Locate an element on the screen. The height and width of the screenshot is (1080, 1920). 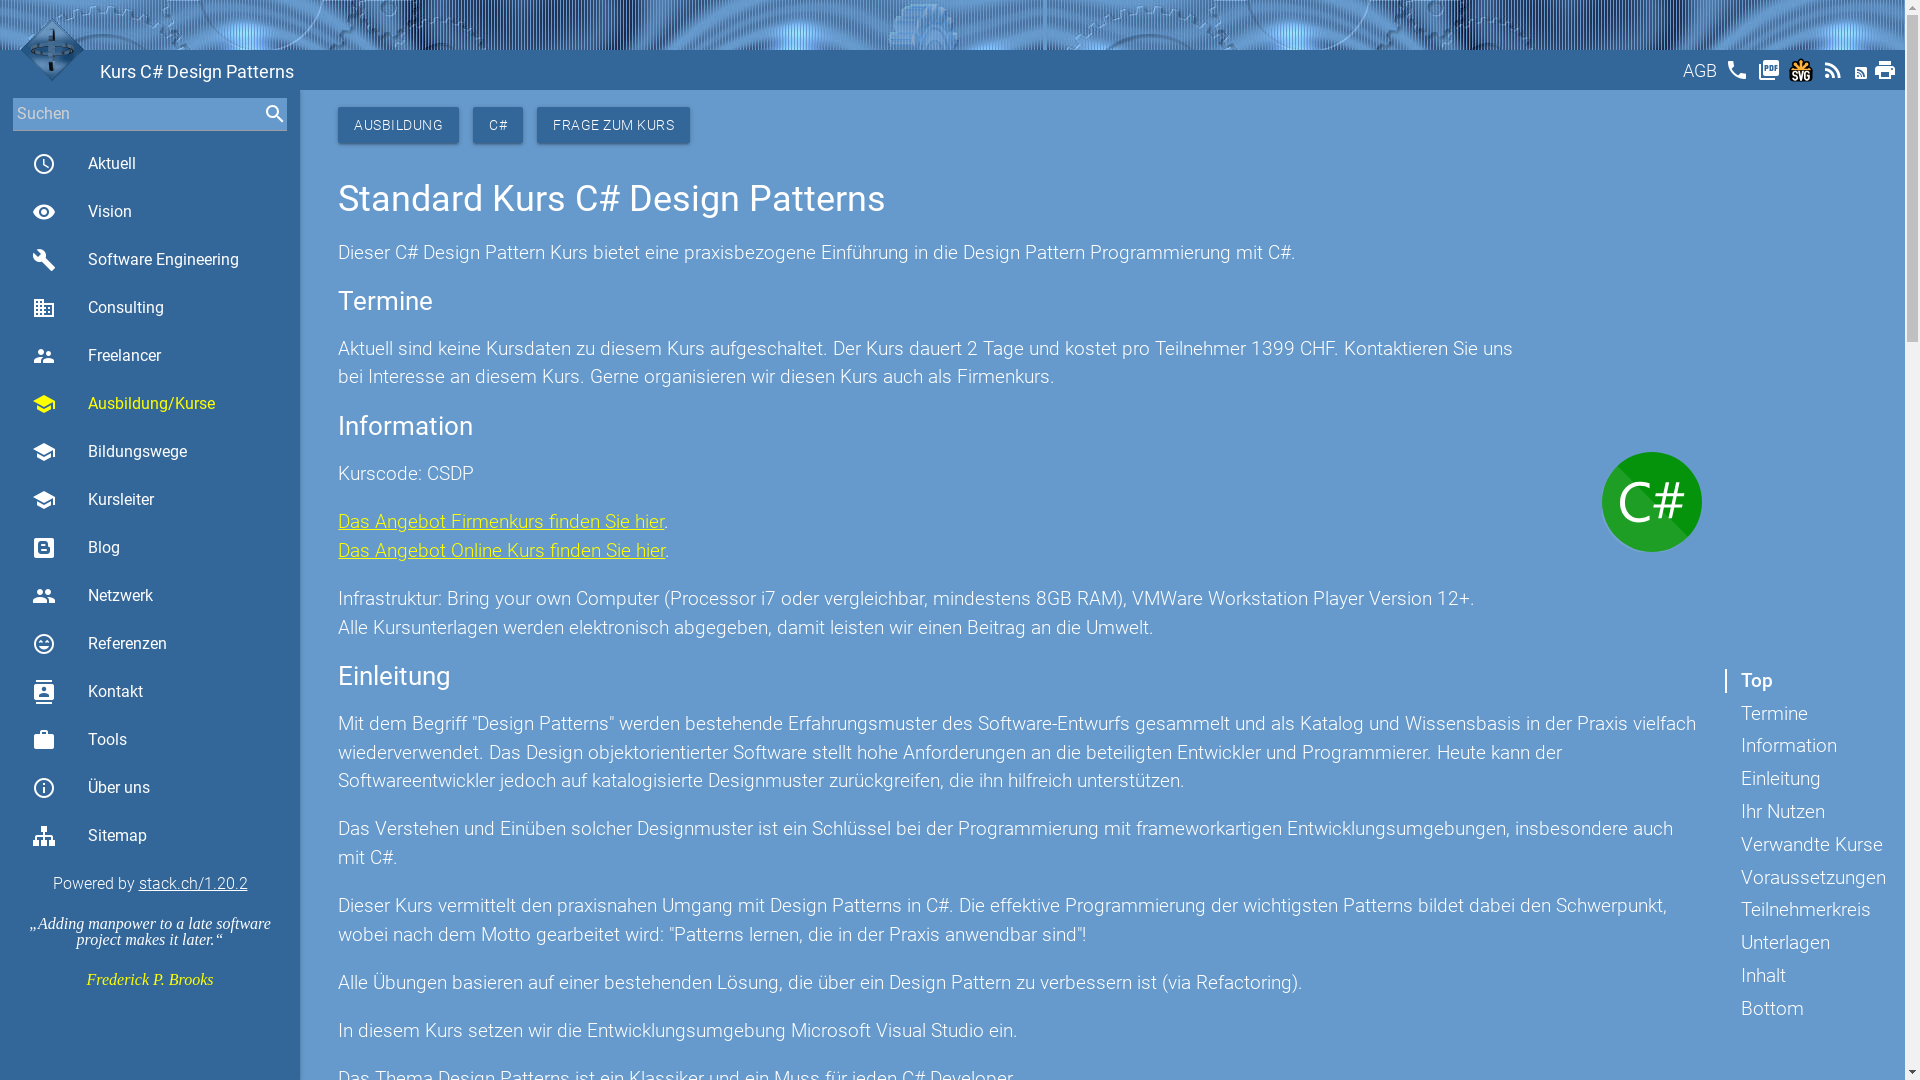
'Svg' is located at coordinates (1803, 75).